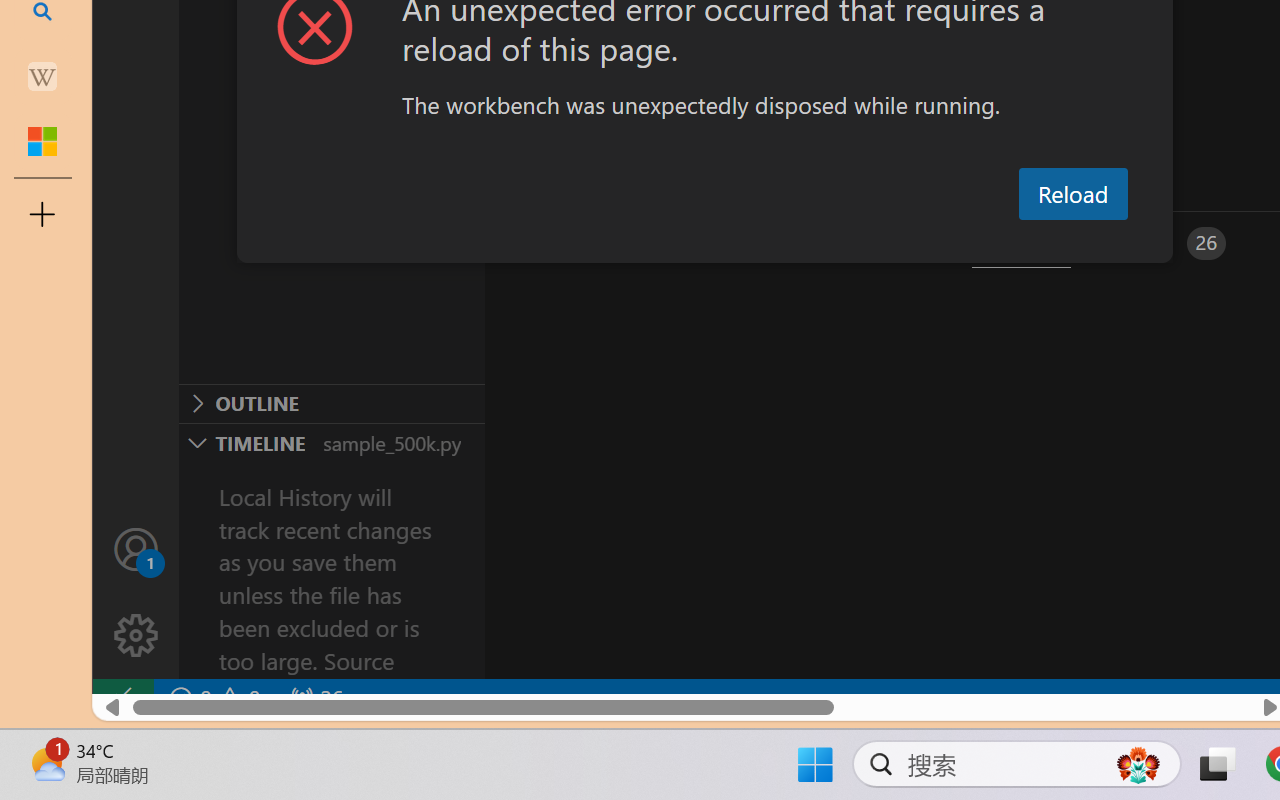 This screenshot has width=1280, height=800. Describe the element at coordinates (696, 242) in the screenshot. I see `'Output (Ctrl+Shift+U)'` at that location.